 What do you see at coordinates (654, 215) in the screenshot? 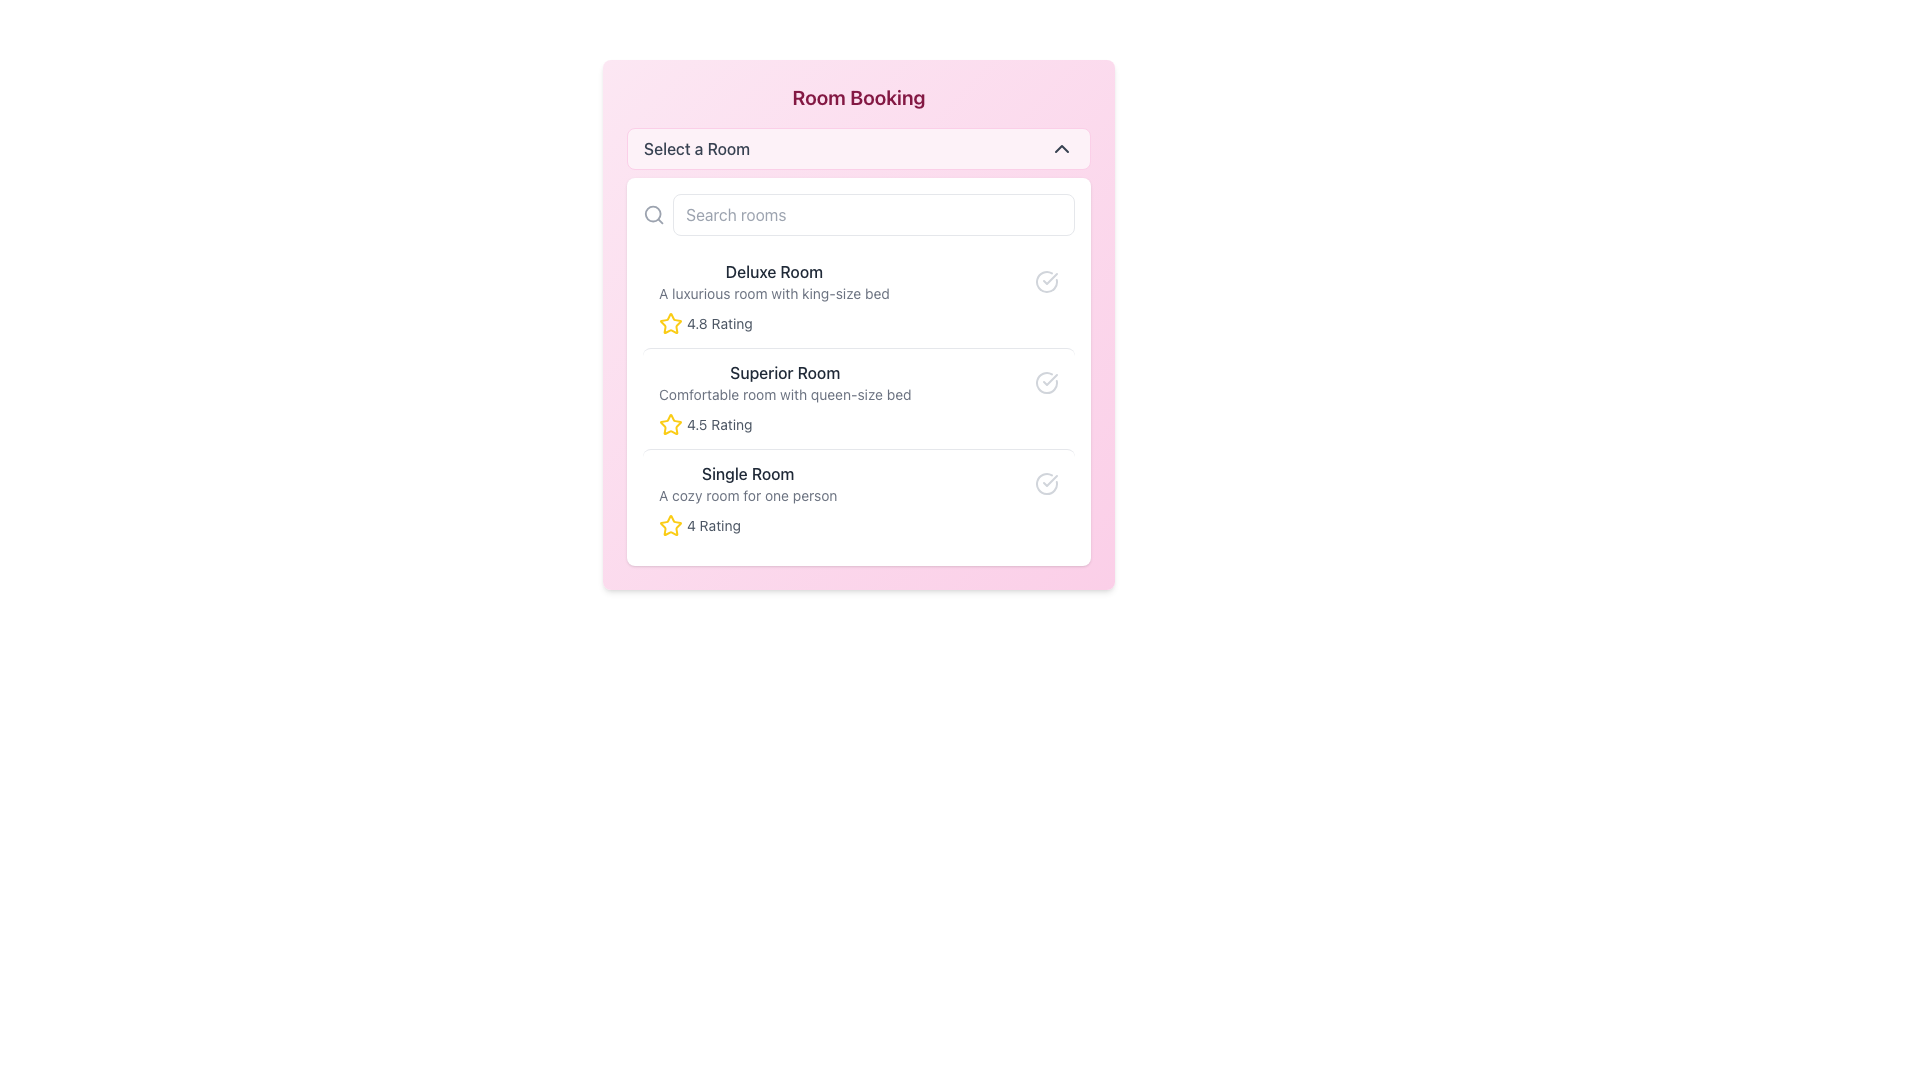
I see `the search icon located in the search section at the top of the room list, positioned to the left of the 'Search rooms' input box` at bounding box center [654, 215].